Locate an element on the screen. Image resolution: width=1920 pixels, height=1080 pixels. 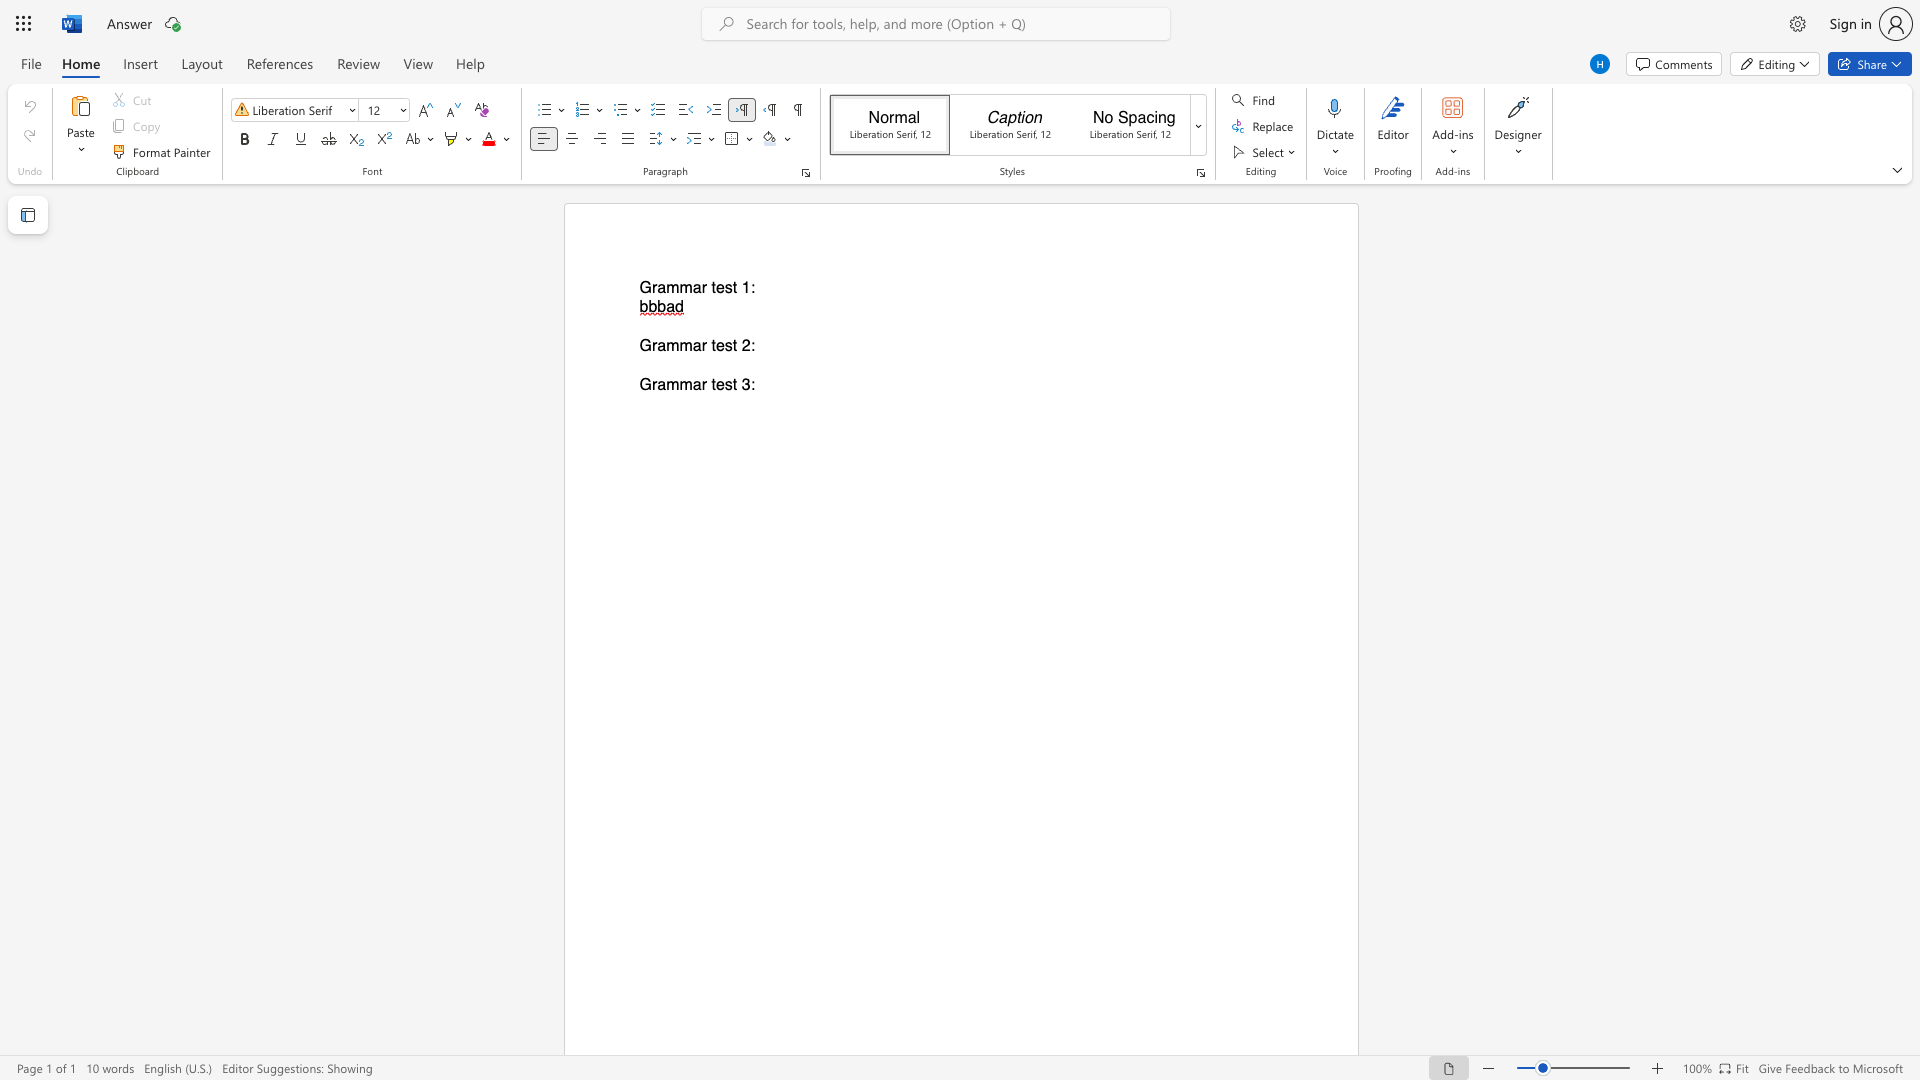
the 1th character ":" in the text is located at coordinates (751, 288).